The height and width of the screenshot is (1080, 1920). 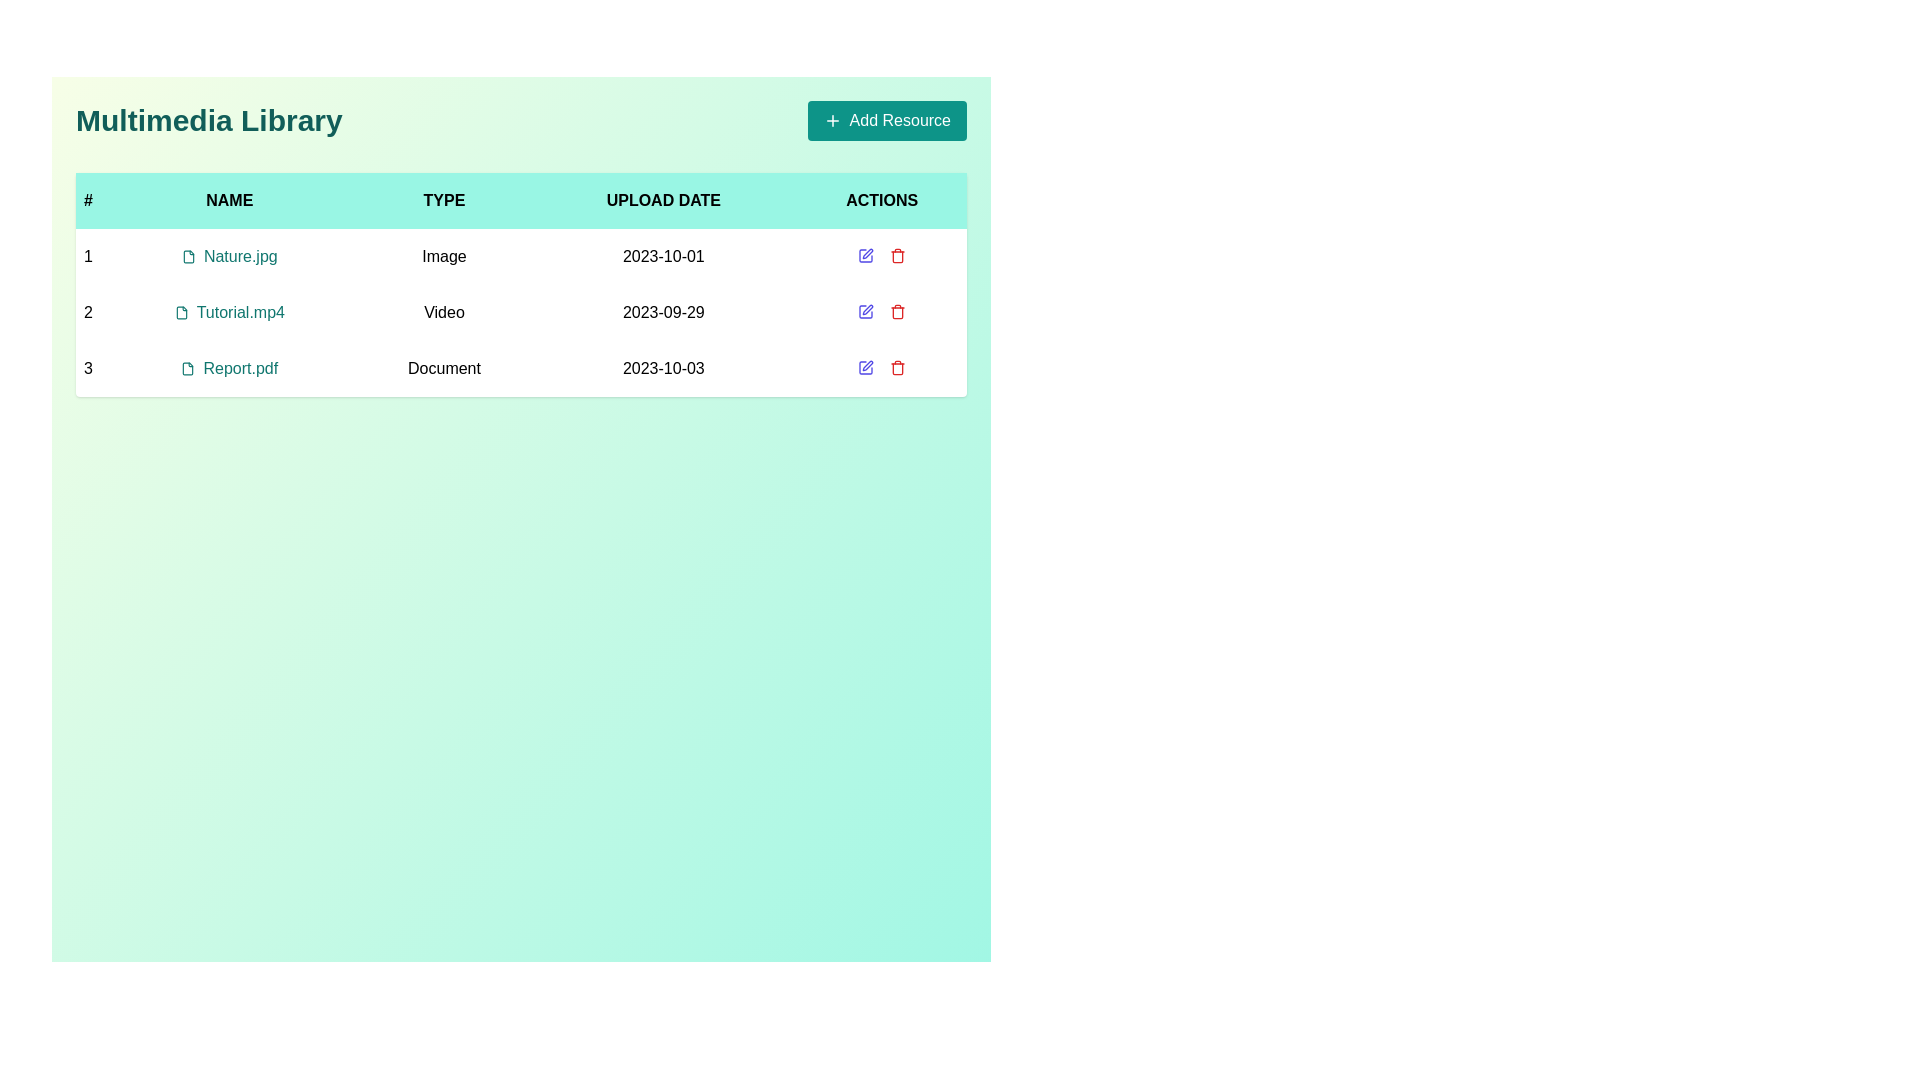 What do you see at coordinates (188, 369) in the screenshot?
I see `the small green-bordered document icon representing 'Report.pdf' located in the third row of the table under the 'NAME' column` at bounding box center [188, 369].